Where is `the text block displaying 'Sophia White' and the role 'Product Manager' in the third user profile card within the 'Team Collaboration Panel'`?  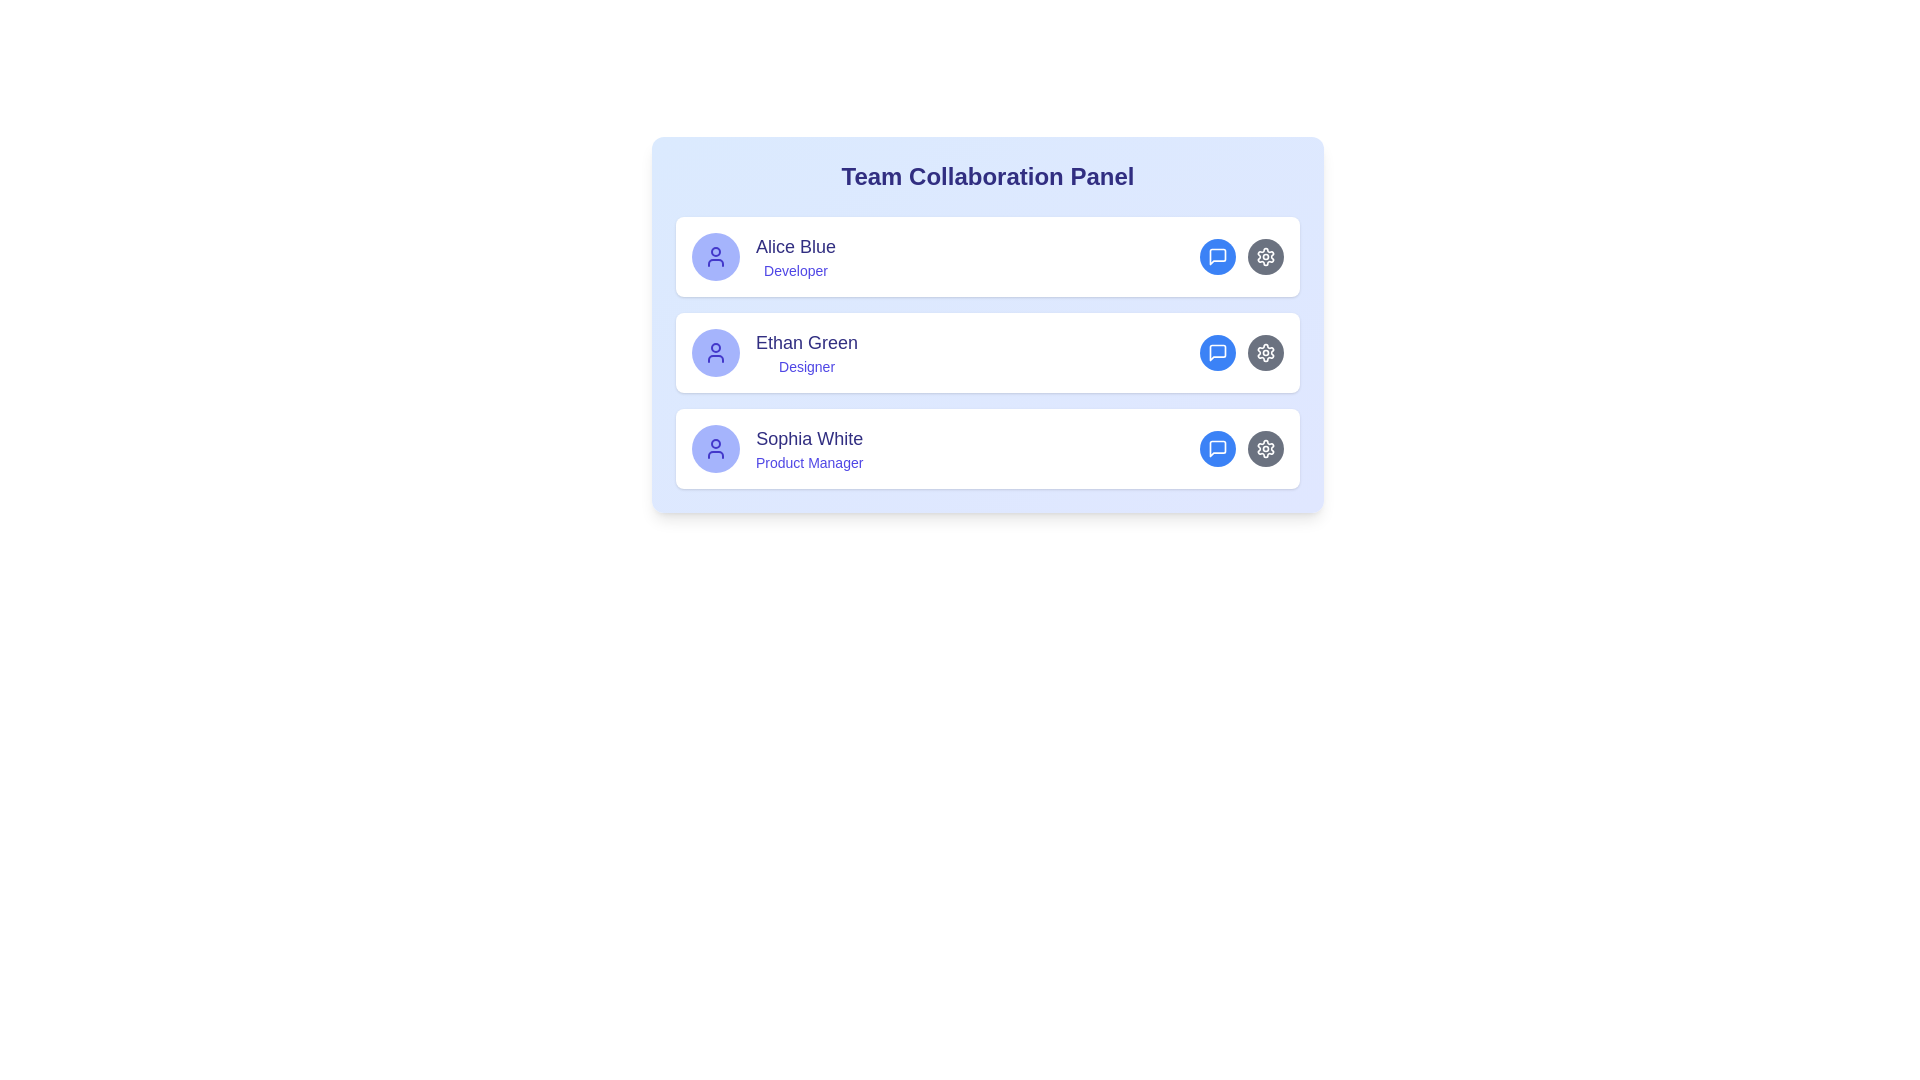 the text block displaying 'Sophia White' and the role 'Product Manager' in the third user profile card within the 'Team Collaboration Panel' is located at coordinates (776, 447).